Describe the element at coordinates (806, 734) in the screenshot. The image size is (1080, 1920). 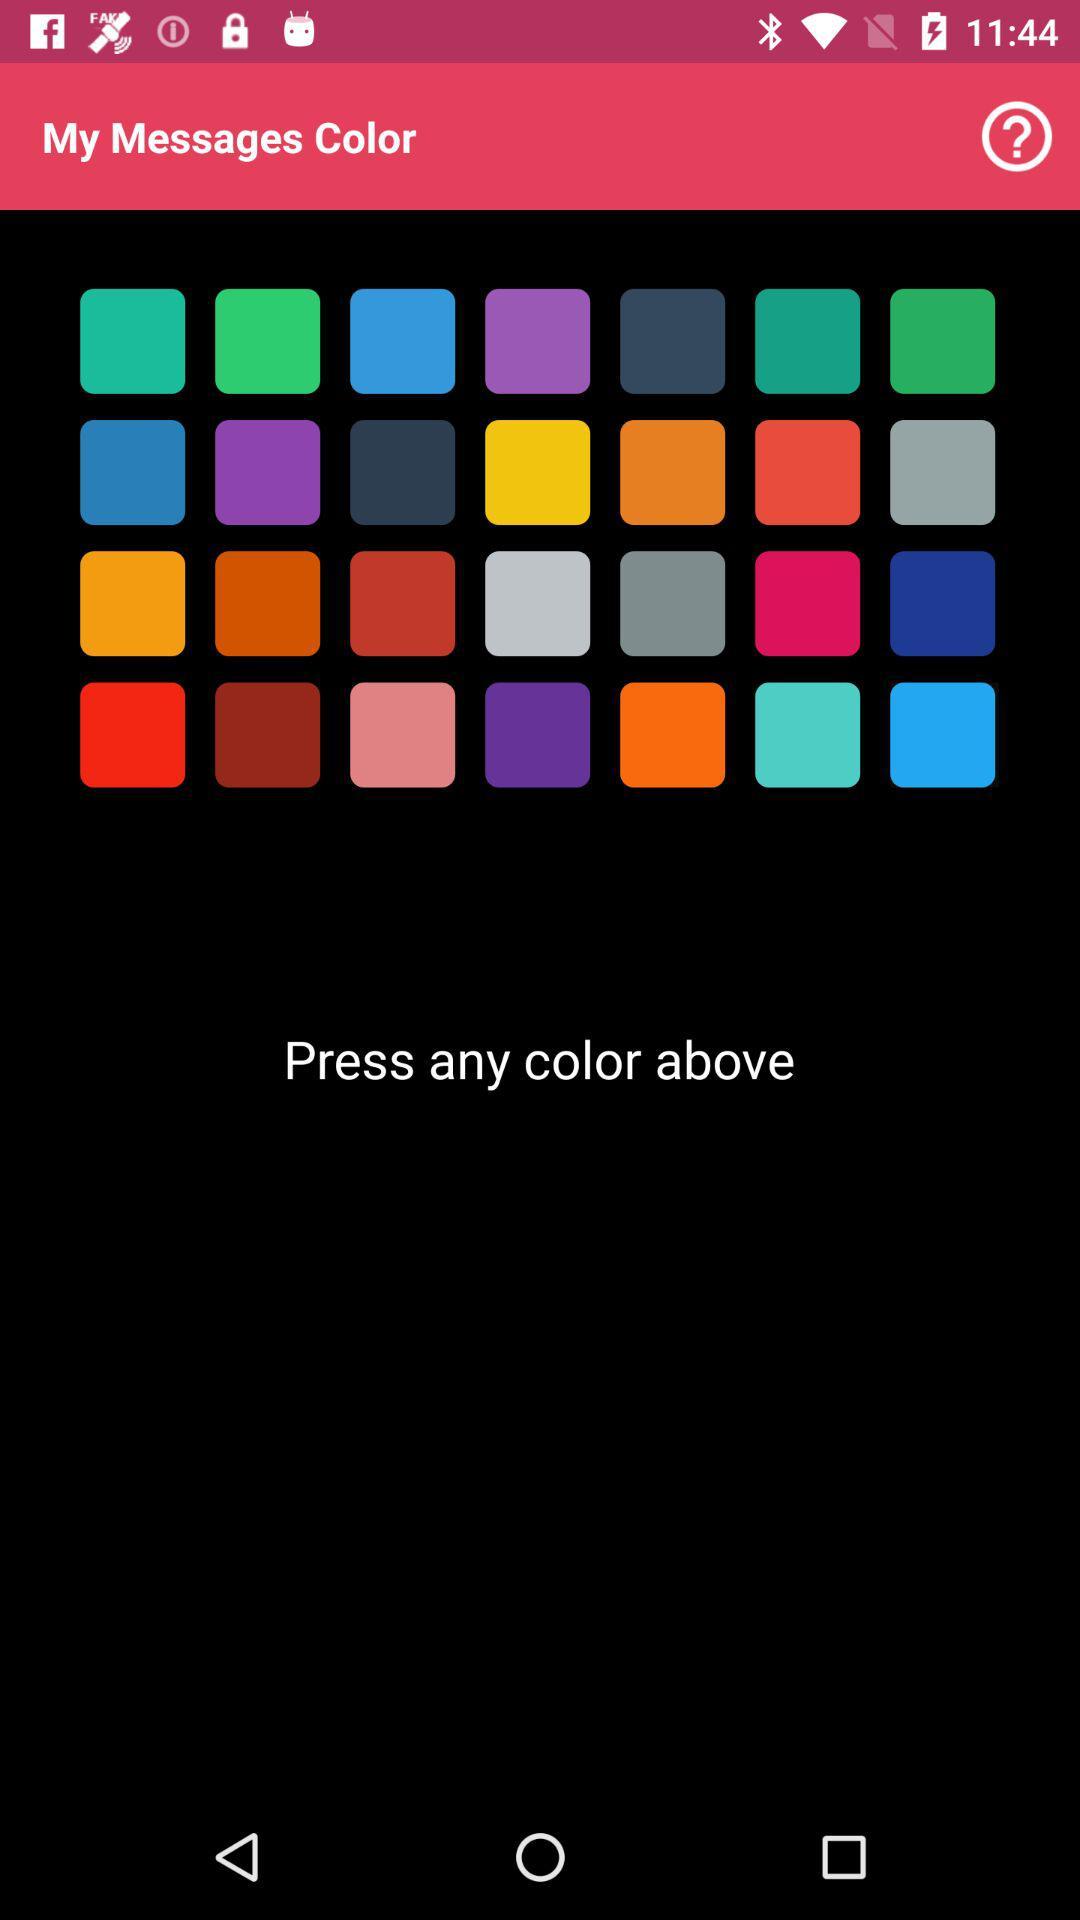
I see `the second colored box from the right bottom corner` at that location.